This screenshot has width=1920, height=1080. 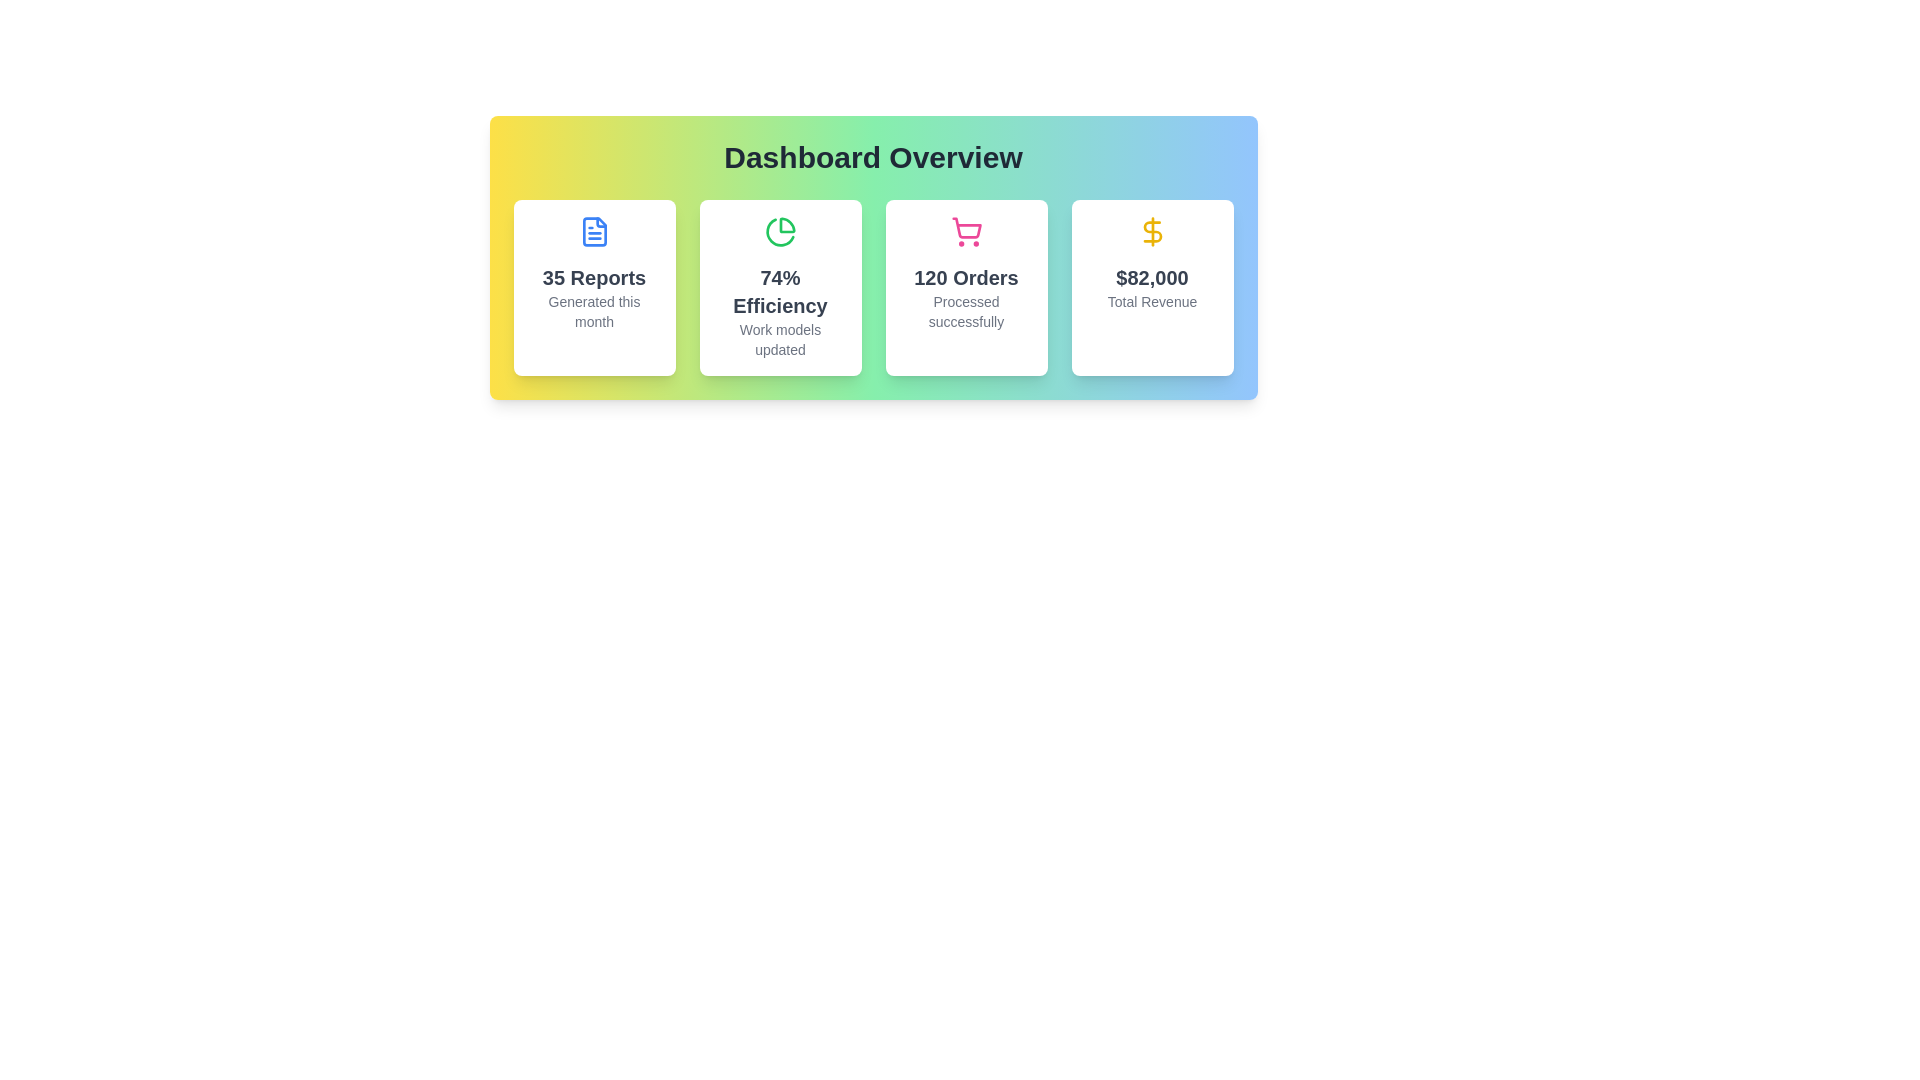 I want to click on the shopping cart icon with a pink stroke color, which is part of the dashboard summary layout indicating orders processed, so click(x=966, y=227).